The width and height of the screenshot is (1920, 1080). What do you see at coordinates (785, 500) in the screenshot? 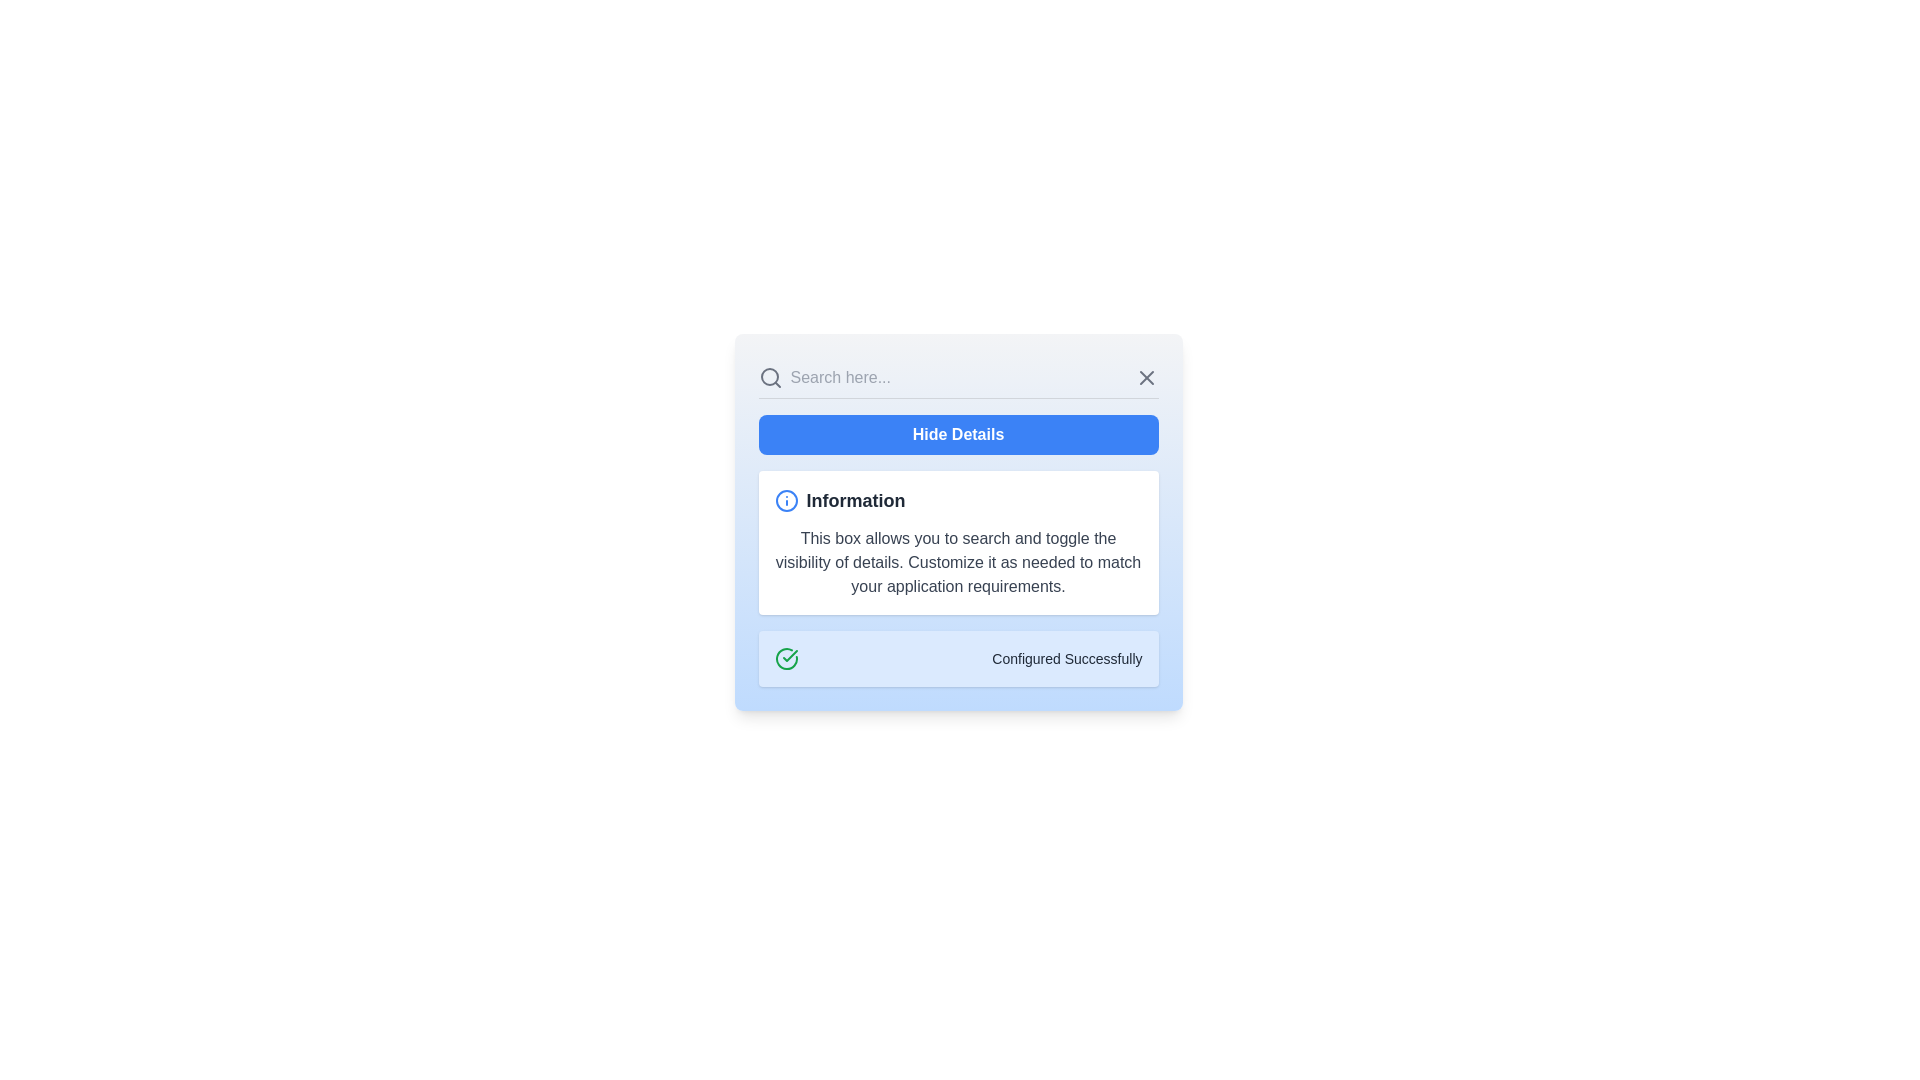
I see `the Circle SVG component within the icon that represents an informational state, located near the top-left corner of a card-like component, next to the text labeled 'Information.'` at bounding box center [785, 500].